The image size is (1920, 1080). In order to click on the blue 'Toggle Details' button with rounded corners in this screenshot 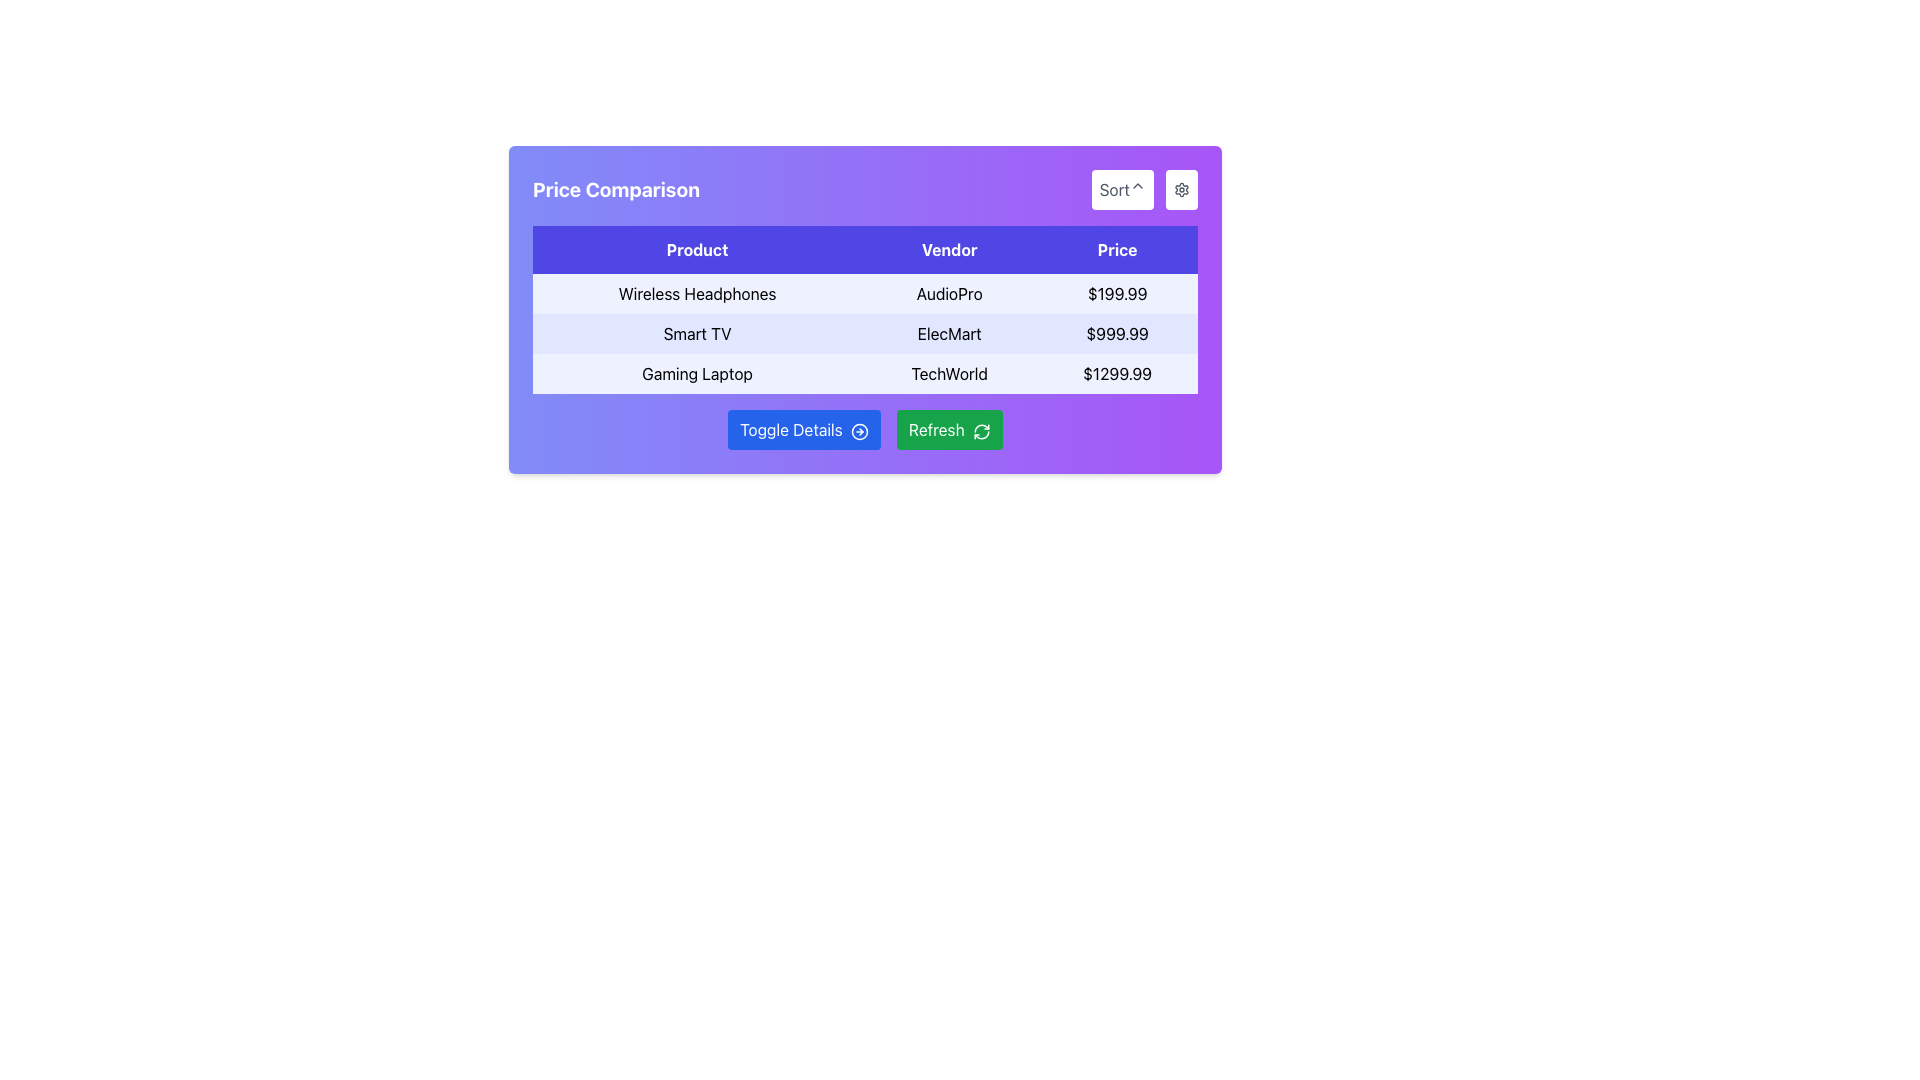, I will do `click(865, 428)`.